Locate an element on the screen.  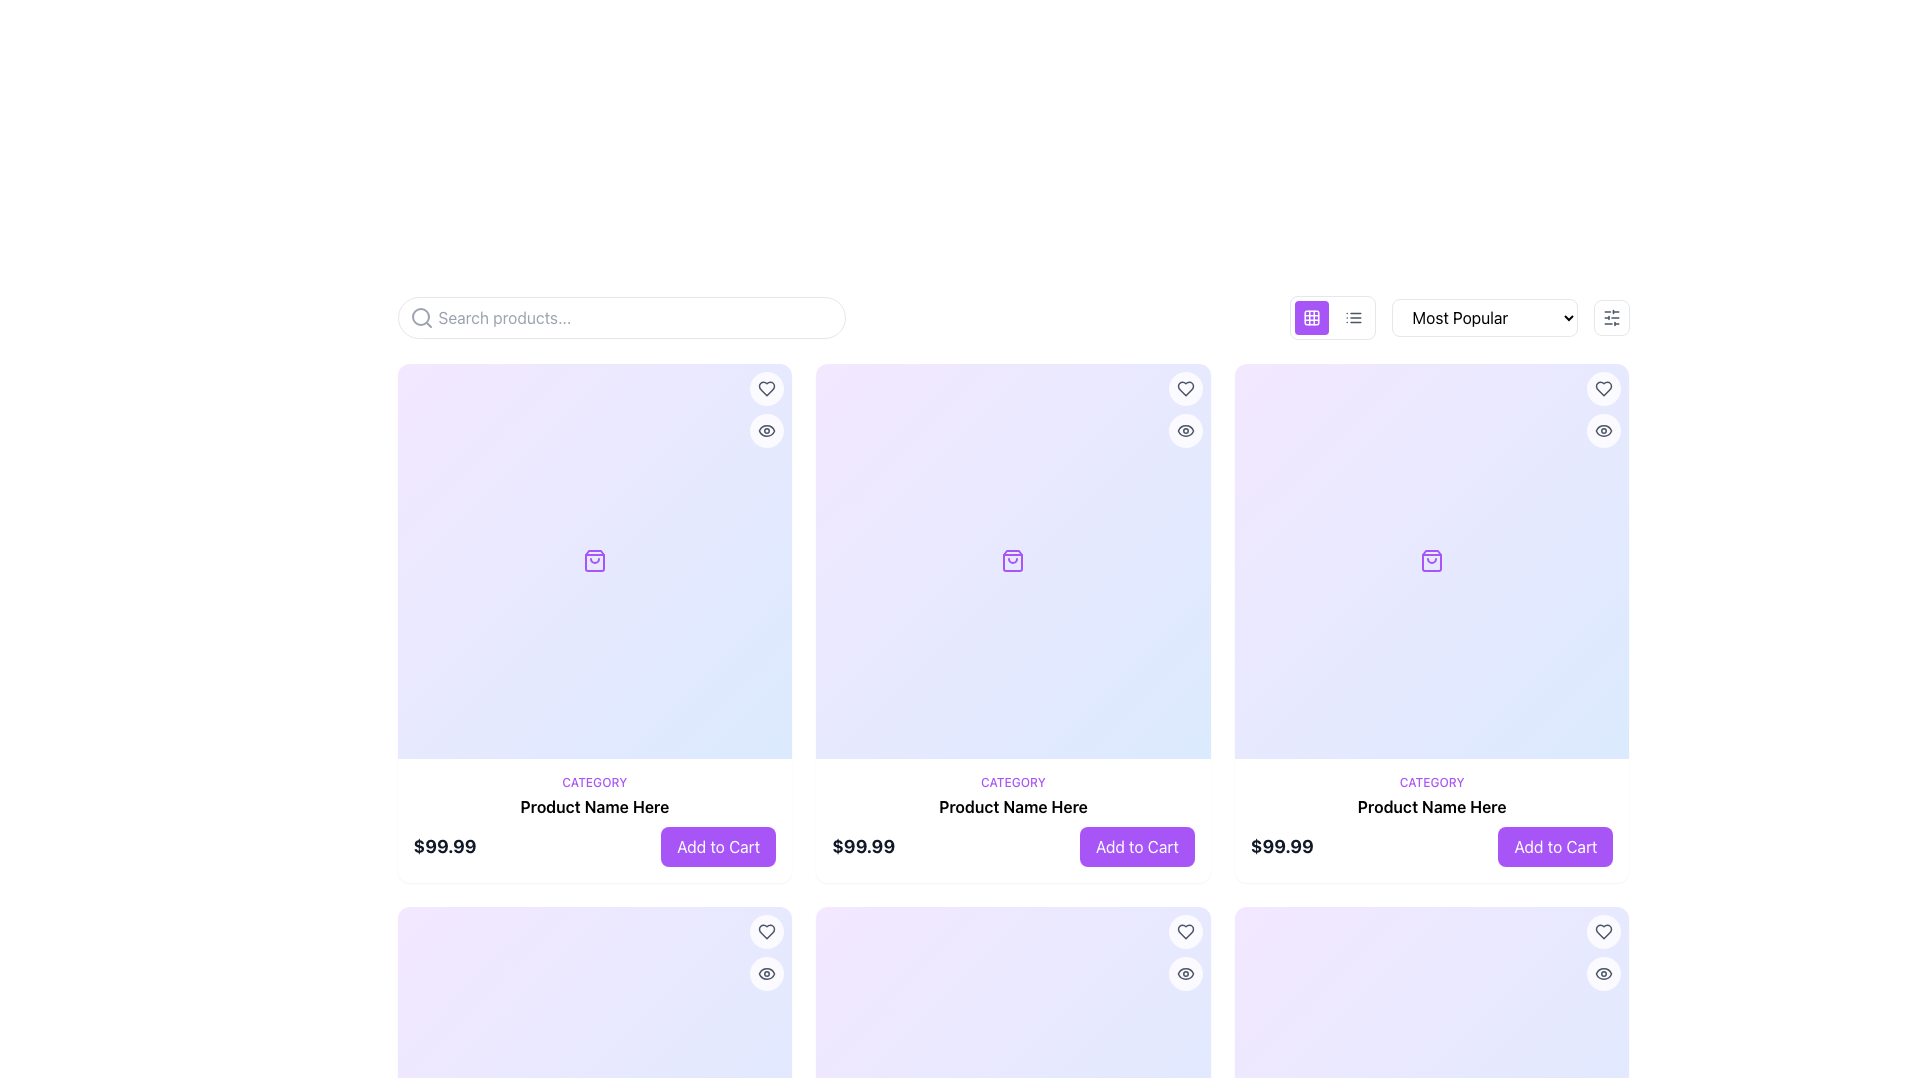
the heart-shaped icon outlined in dark color within the light circular button located at the top-right corner of the second product card in the second row is located at coordinates (1185, 389).